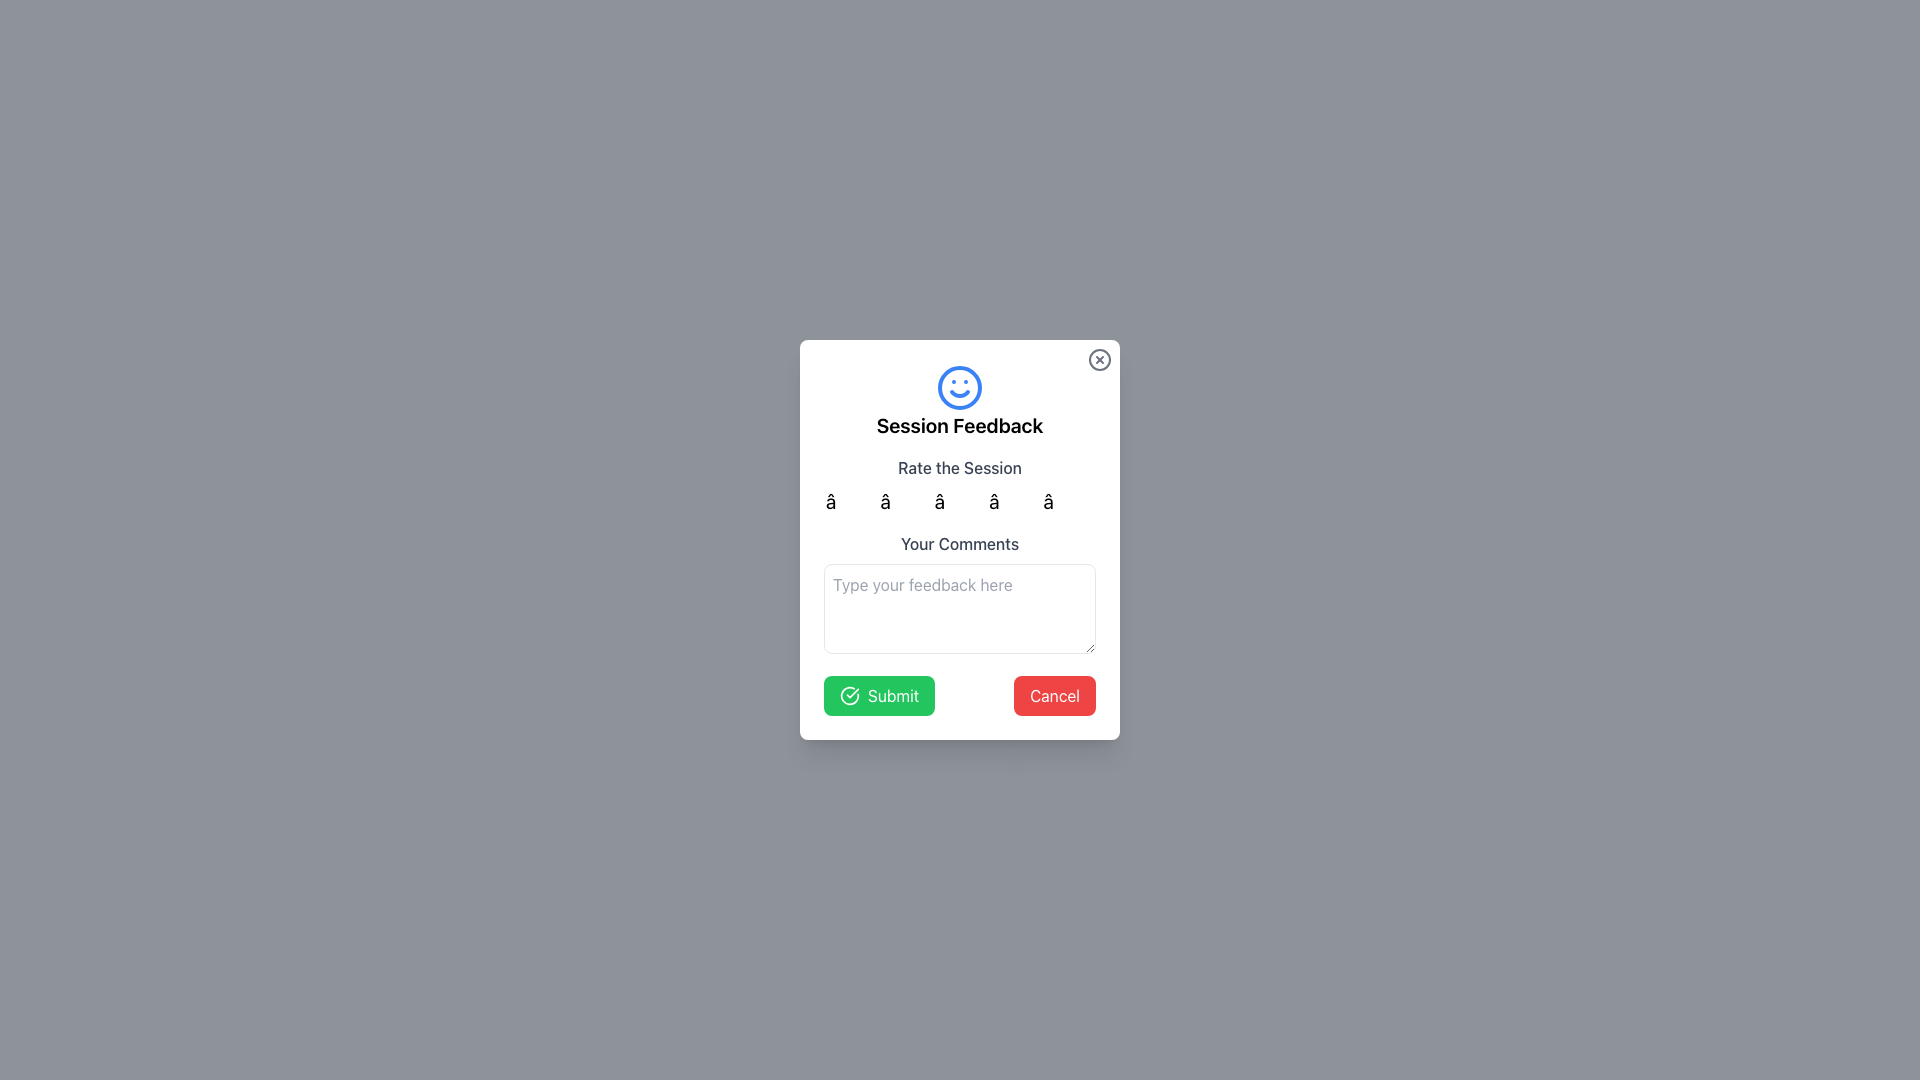  I want to click on the green 'Submit' button with a circular check icon, so click(879, 694).